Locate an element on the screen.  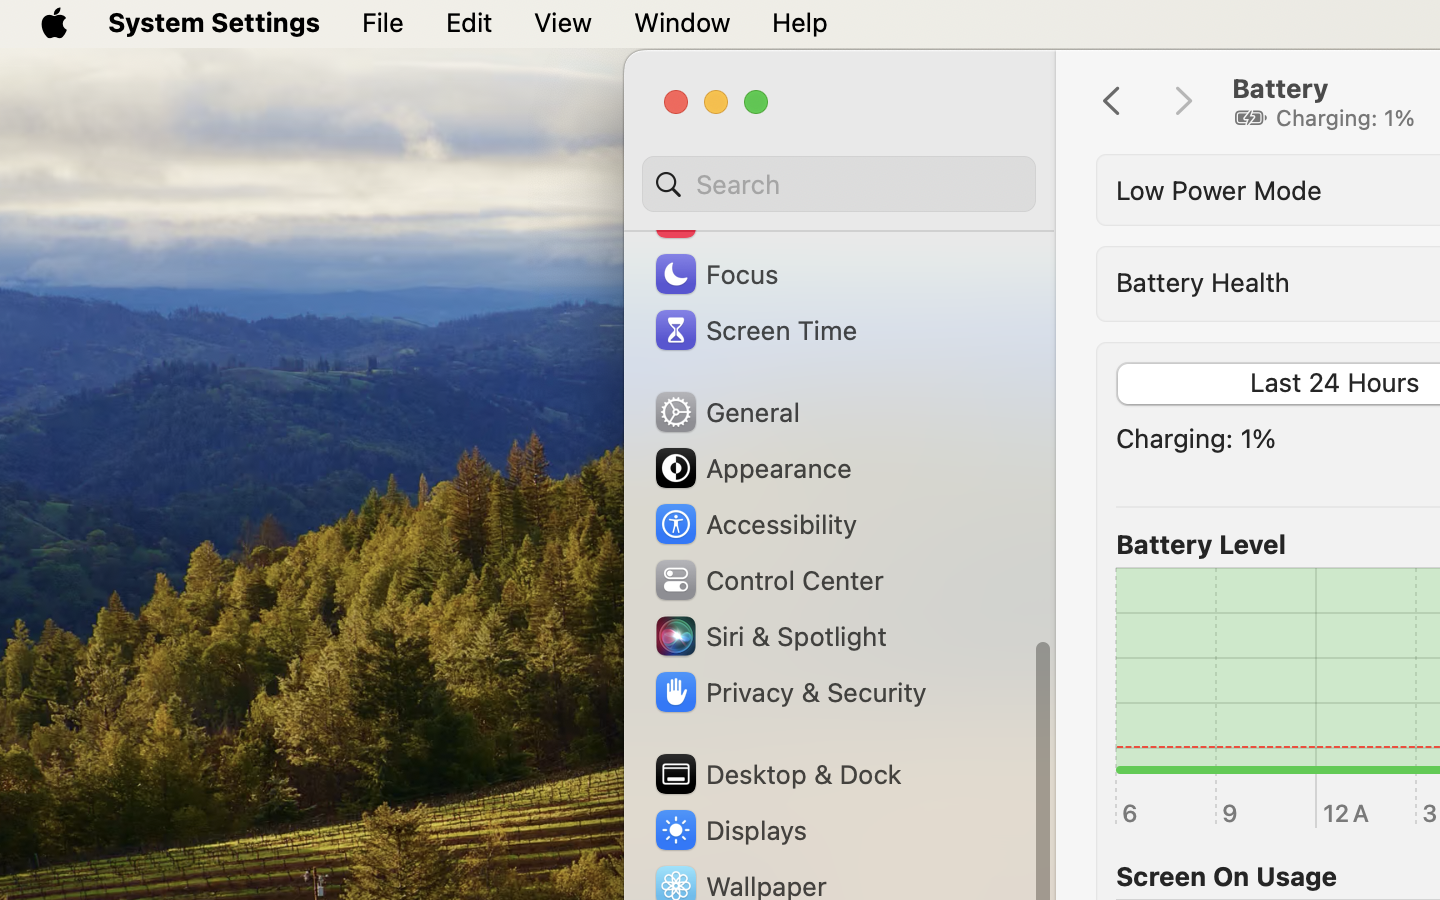
'Screen Time' is located at coordinates (753, 329).